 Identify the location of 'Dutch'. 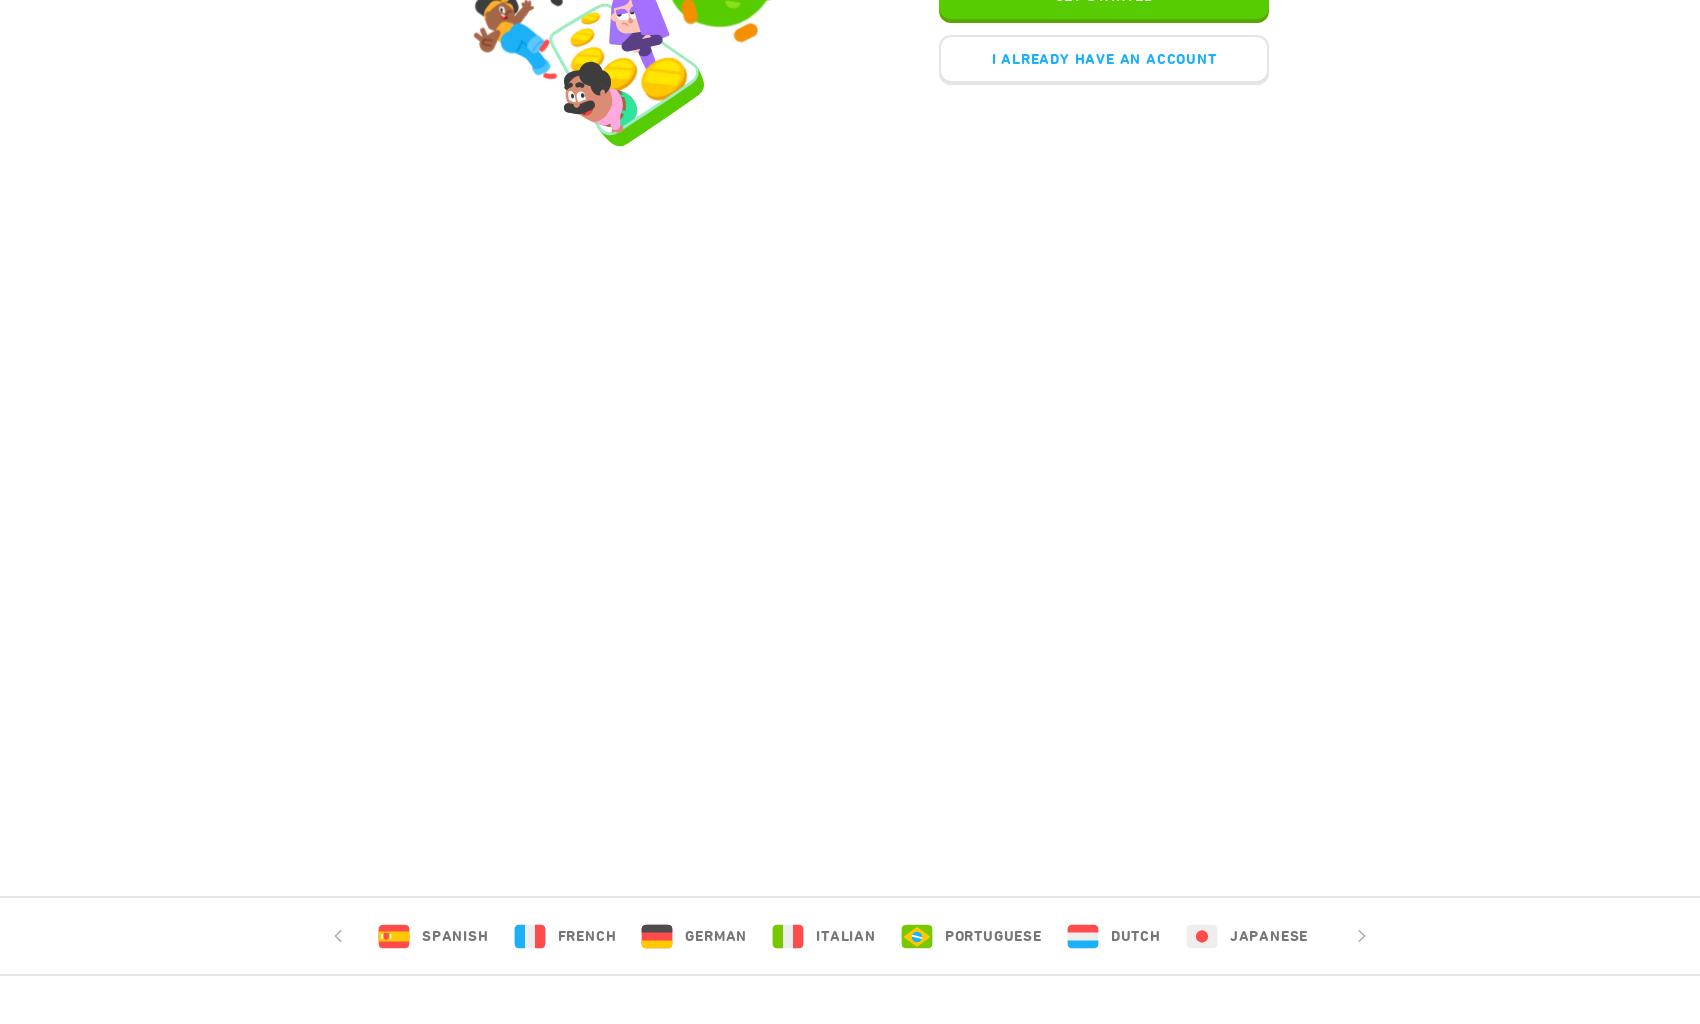
(1134, 935).